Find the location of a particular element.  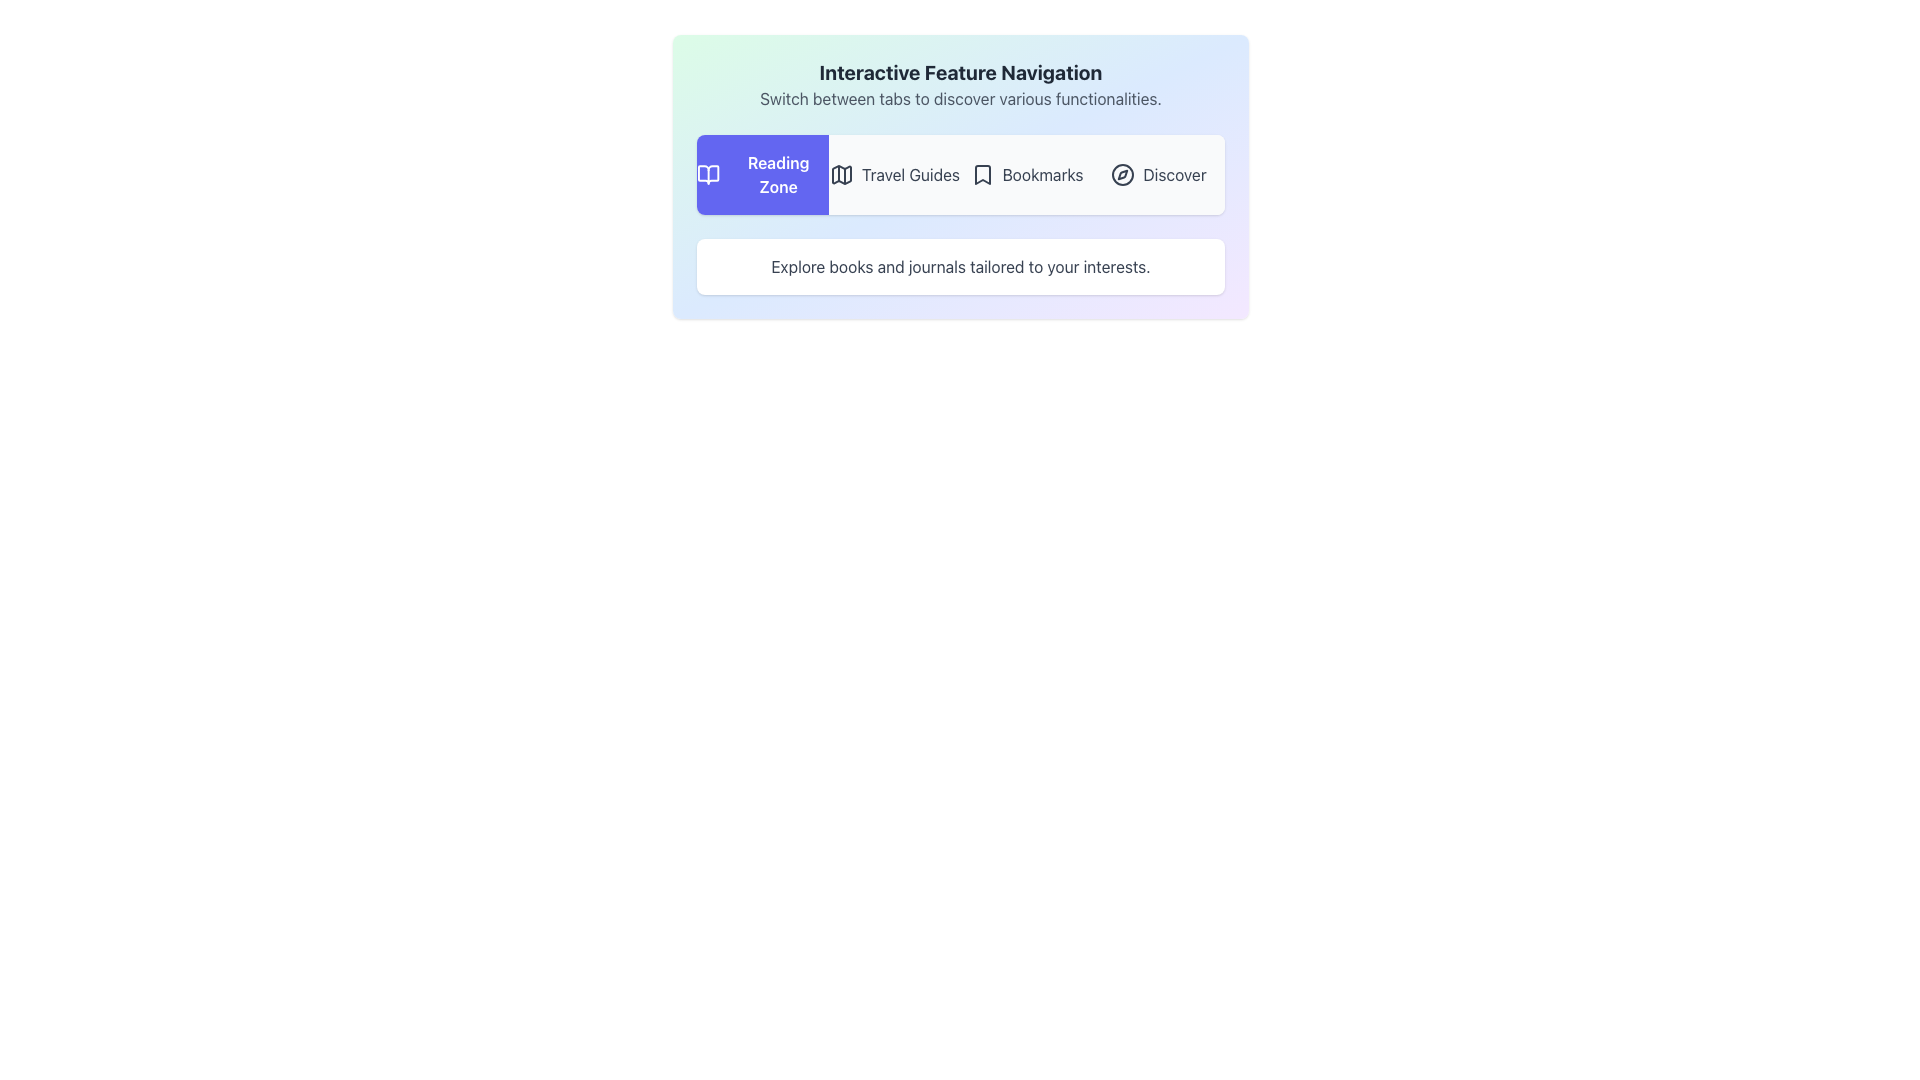

the 'Bookmarks' navigation tab is located at coordinates (1027, 173).